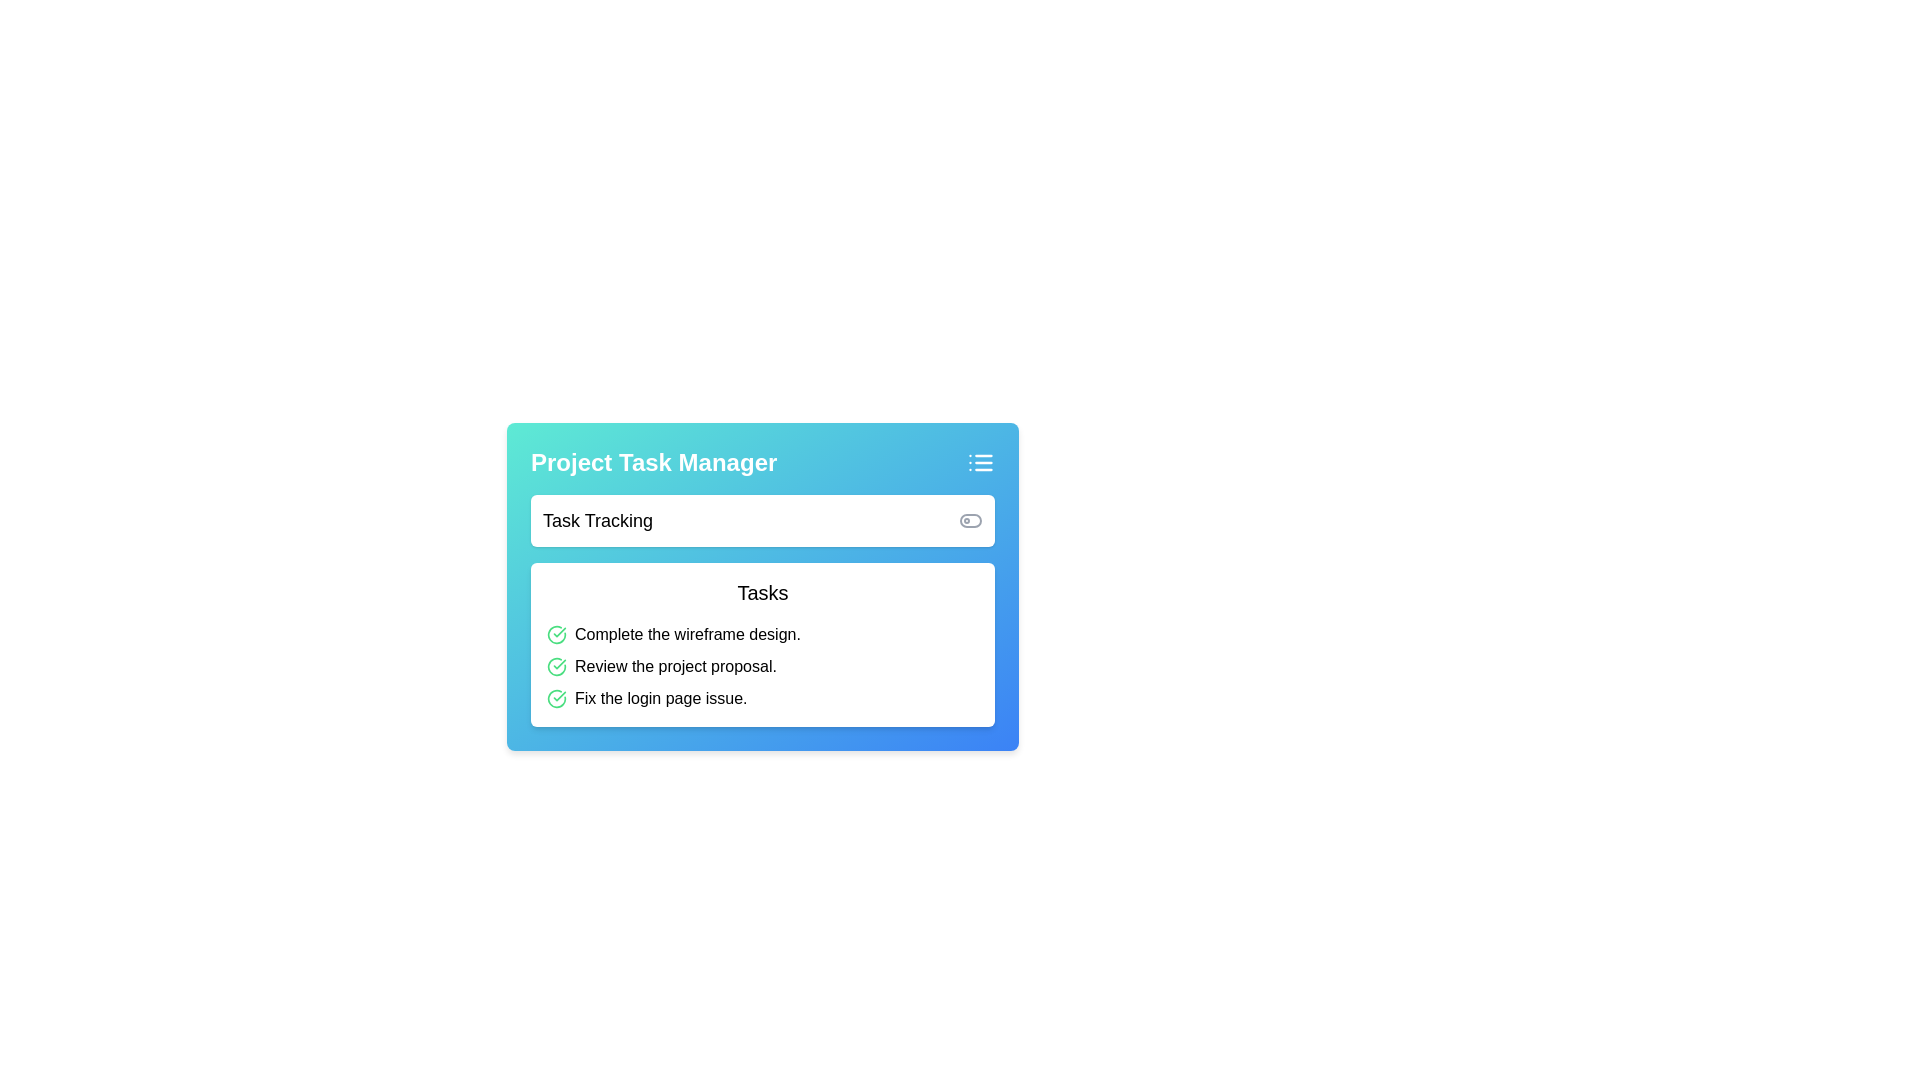 This screenshot has width=1920, height=1080. I want to click on the text label displaying 'Complete the wireframe design.' which is the first task in the list, located in a light white background area, so click(687, 635).